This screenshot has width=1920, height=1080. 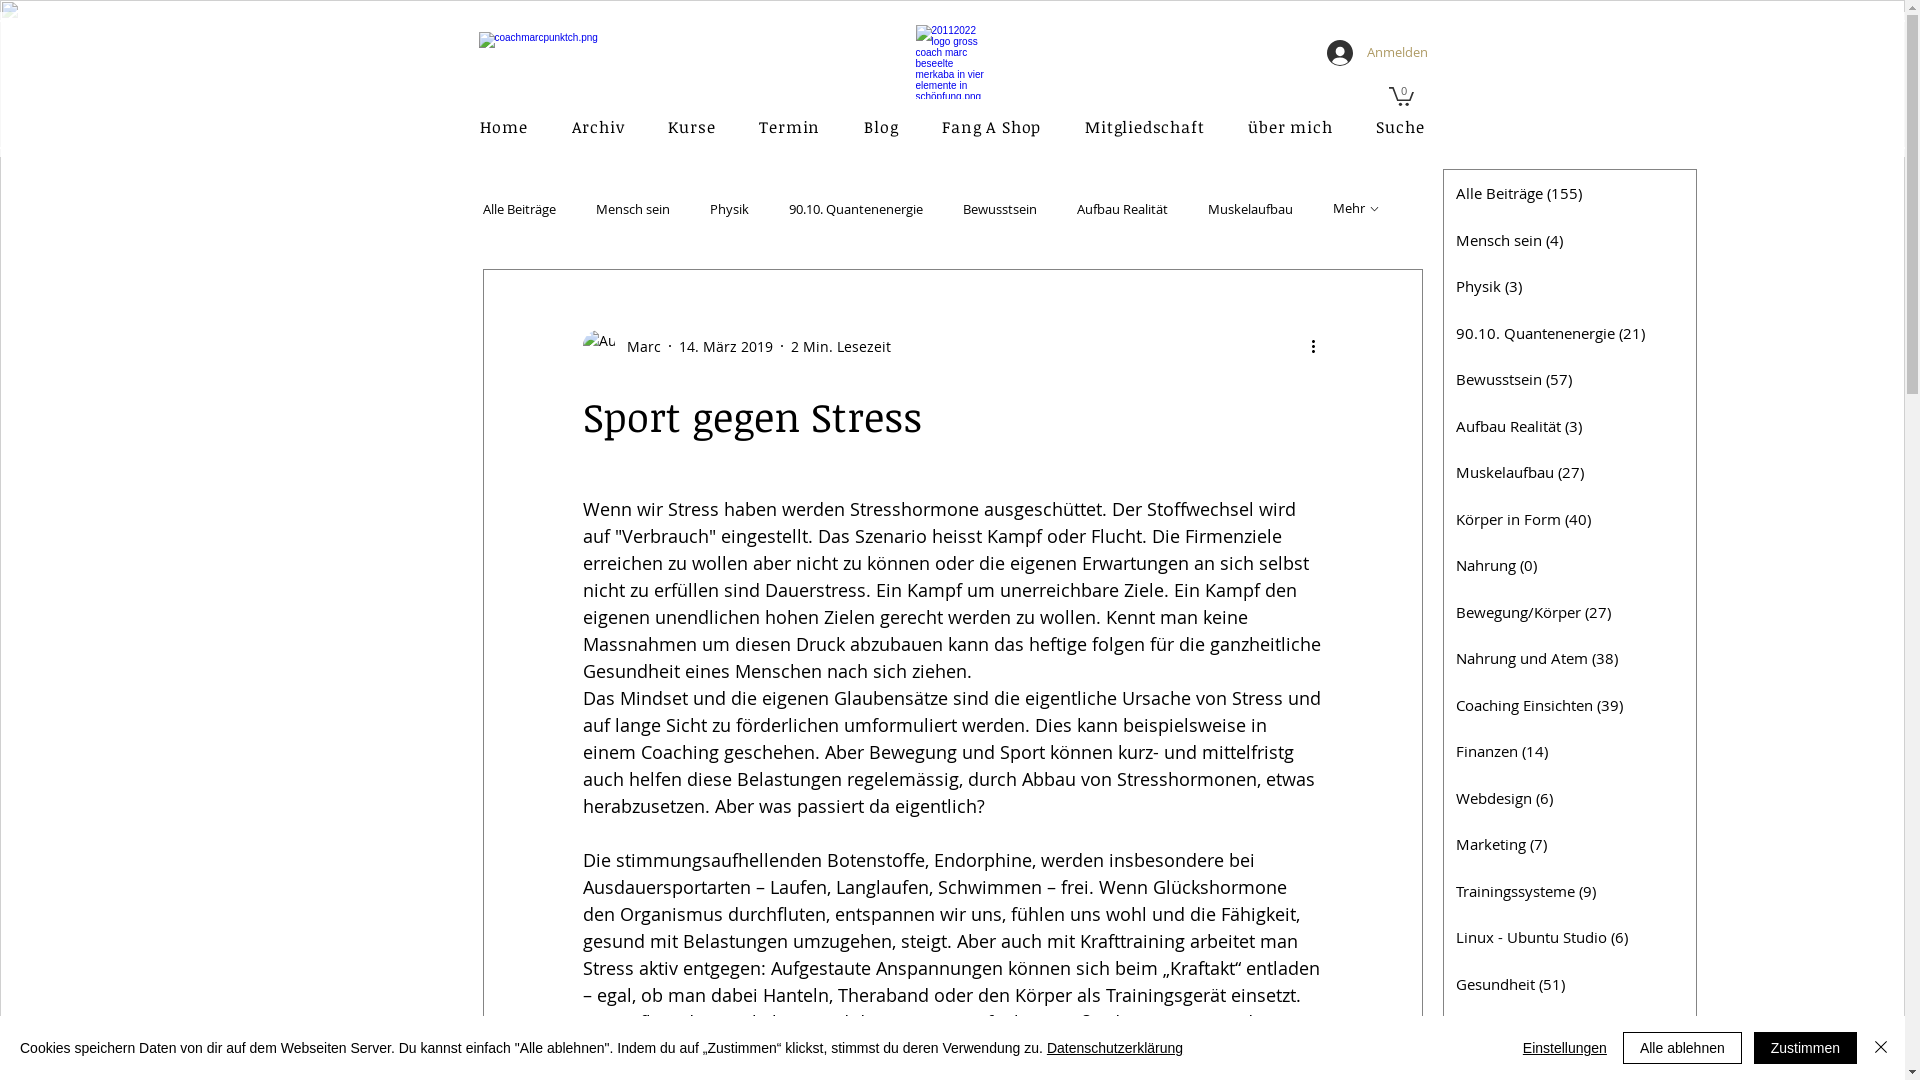 What do you see at coordinates (1568, 332) in the screenshot?
I see `'90.10. Quantenenergie (21)'` at bounding box center [1568, 332].